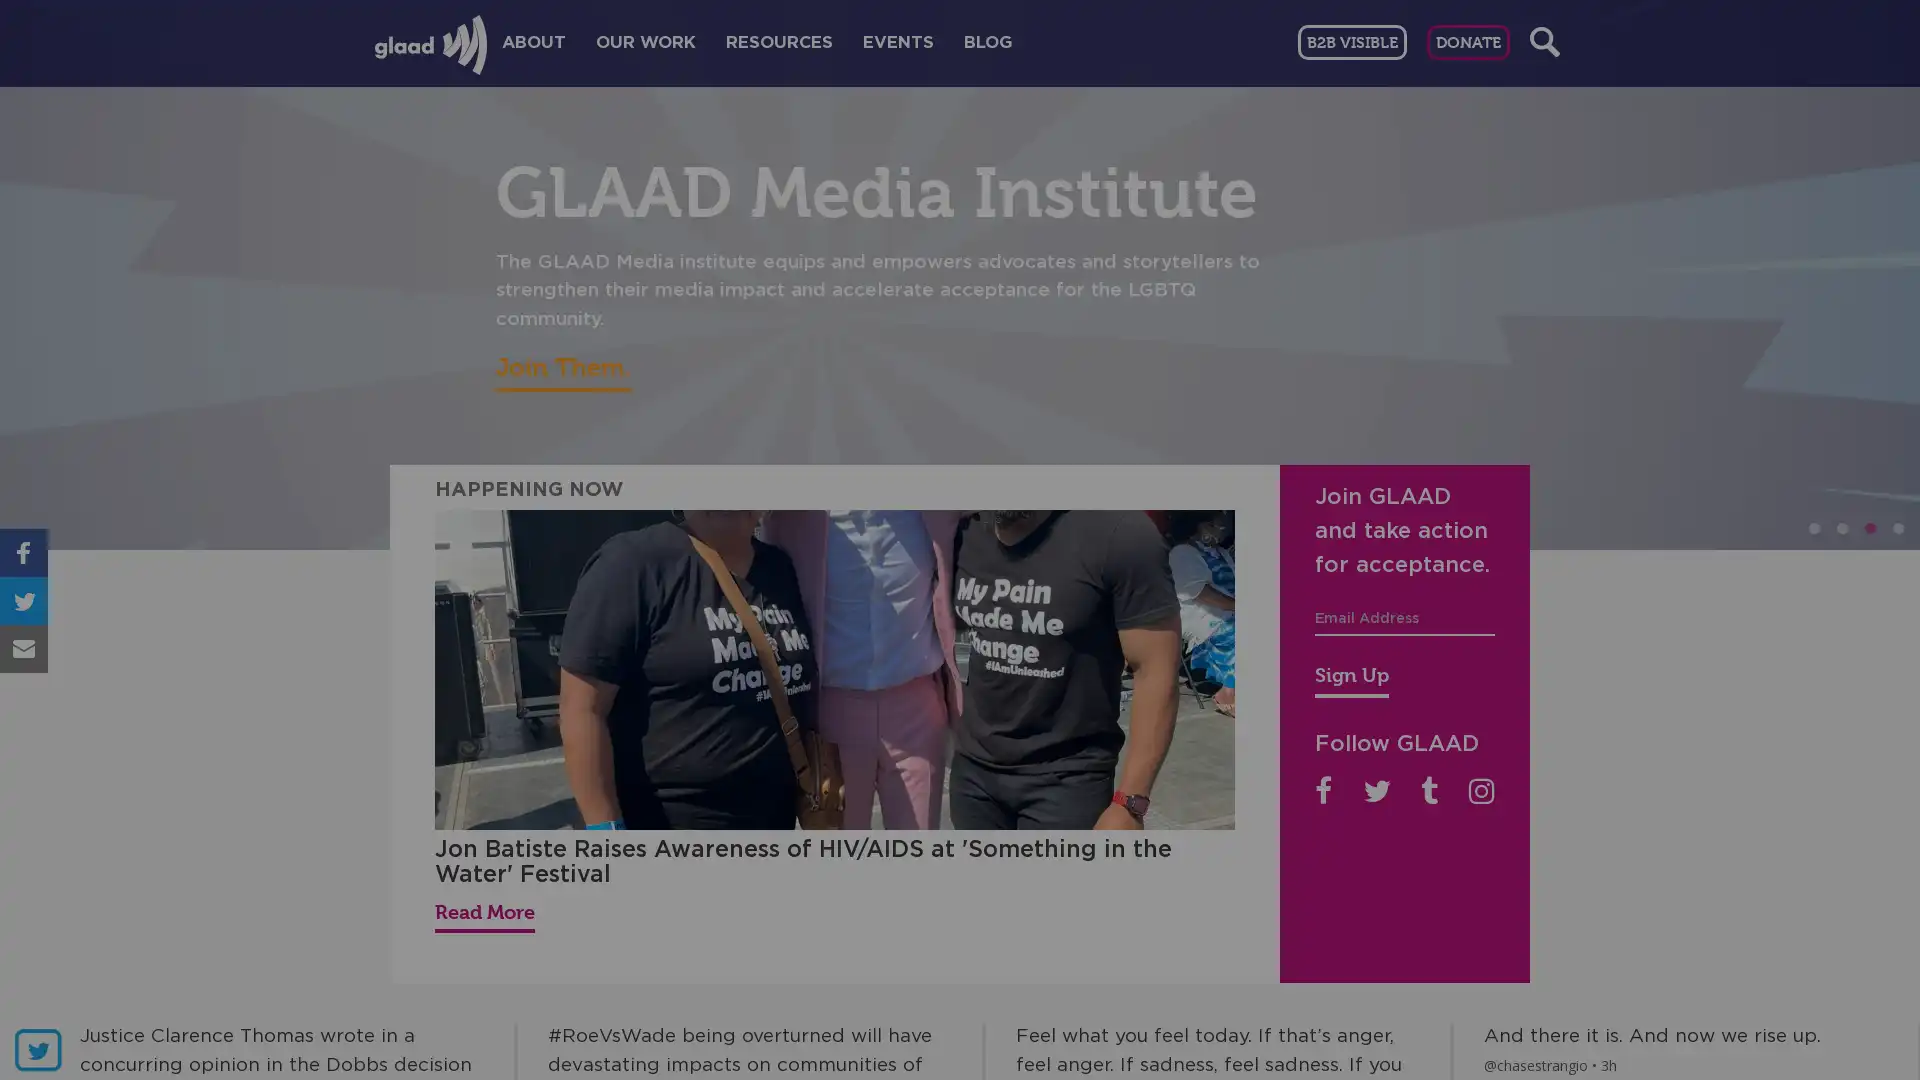 This screenshot has height=1080, width=1920. I want to click on Sign Up, so click(1352, 677).